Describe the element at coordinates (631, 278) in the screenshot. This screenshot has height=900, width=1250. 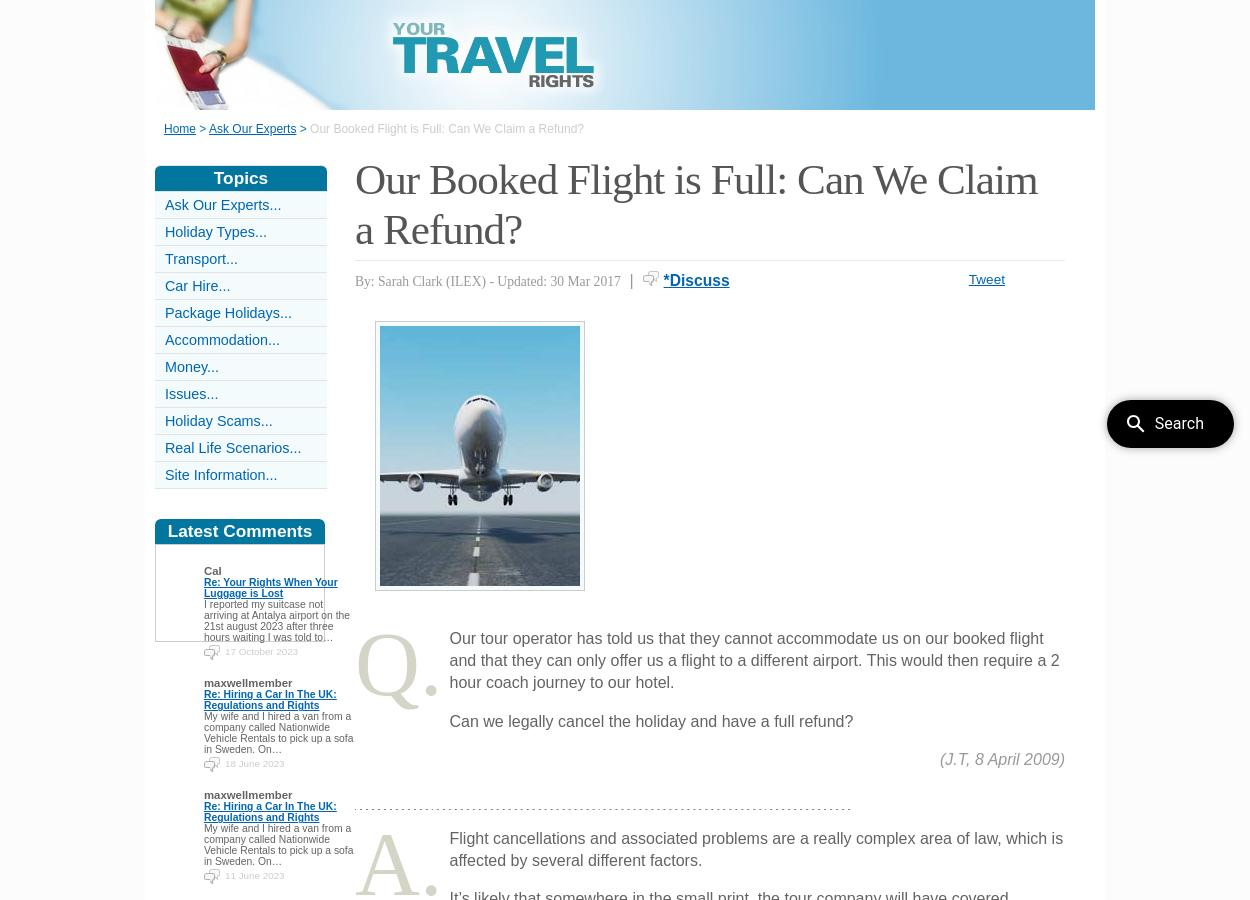
I see `'|'` at that location.